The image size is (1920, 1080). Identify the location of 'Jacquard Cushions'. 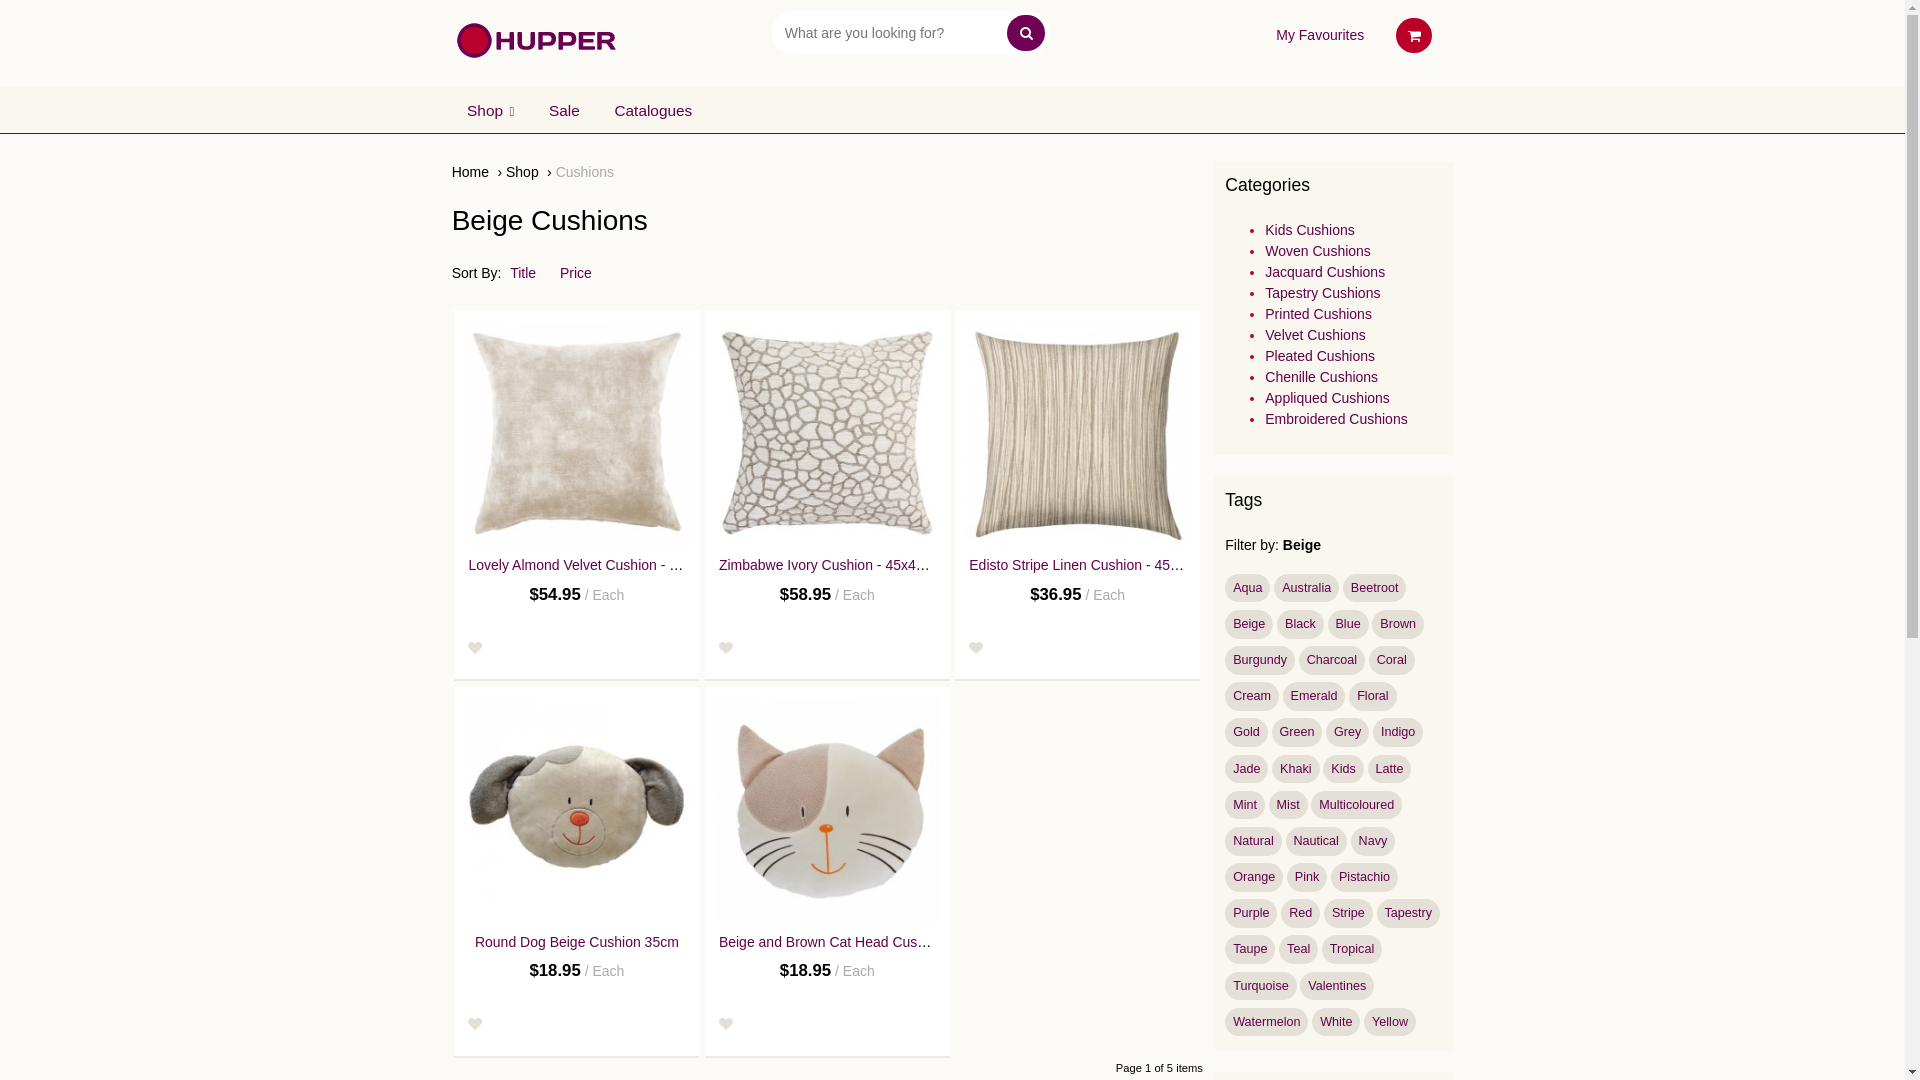
(1324, 272).